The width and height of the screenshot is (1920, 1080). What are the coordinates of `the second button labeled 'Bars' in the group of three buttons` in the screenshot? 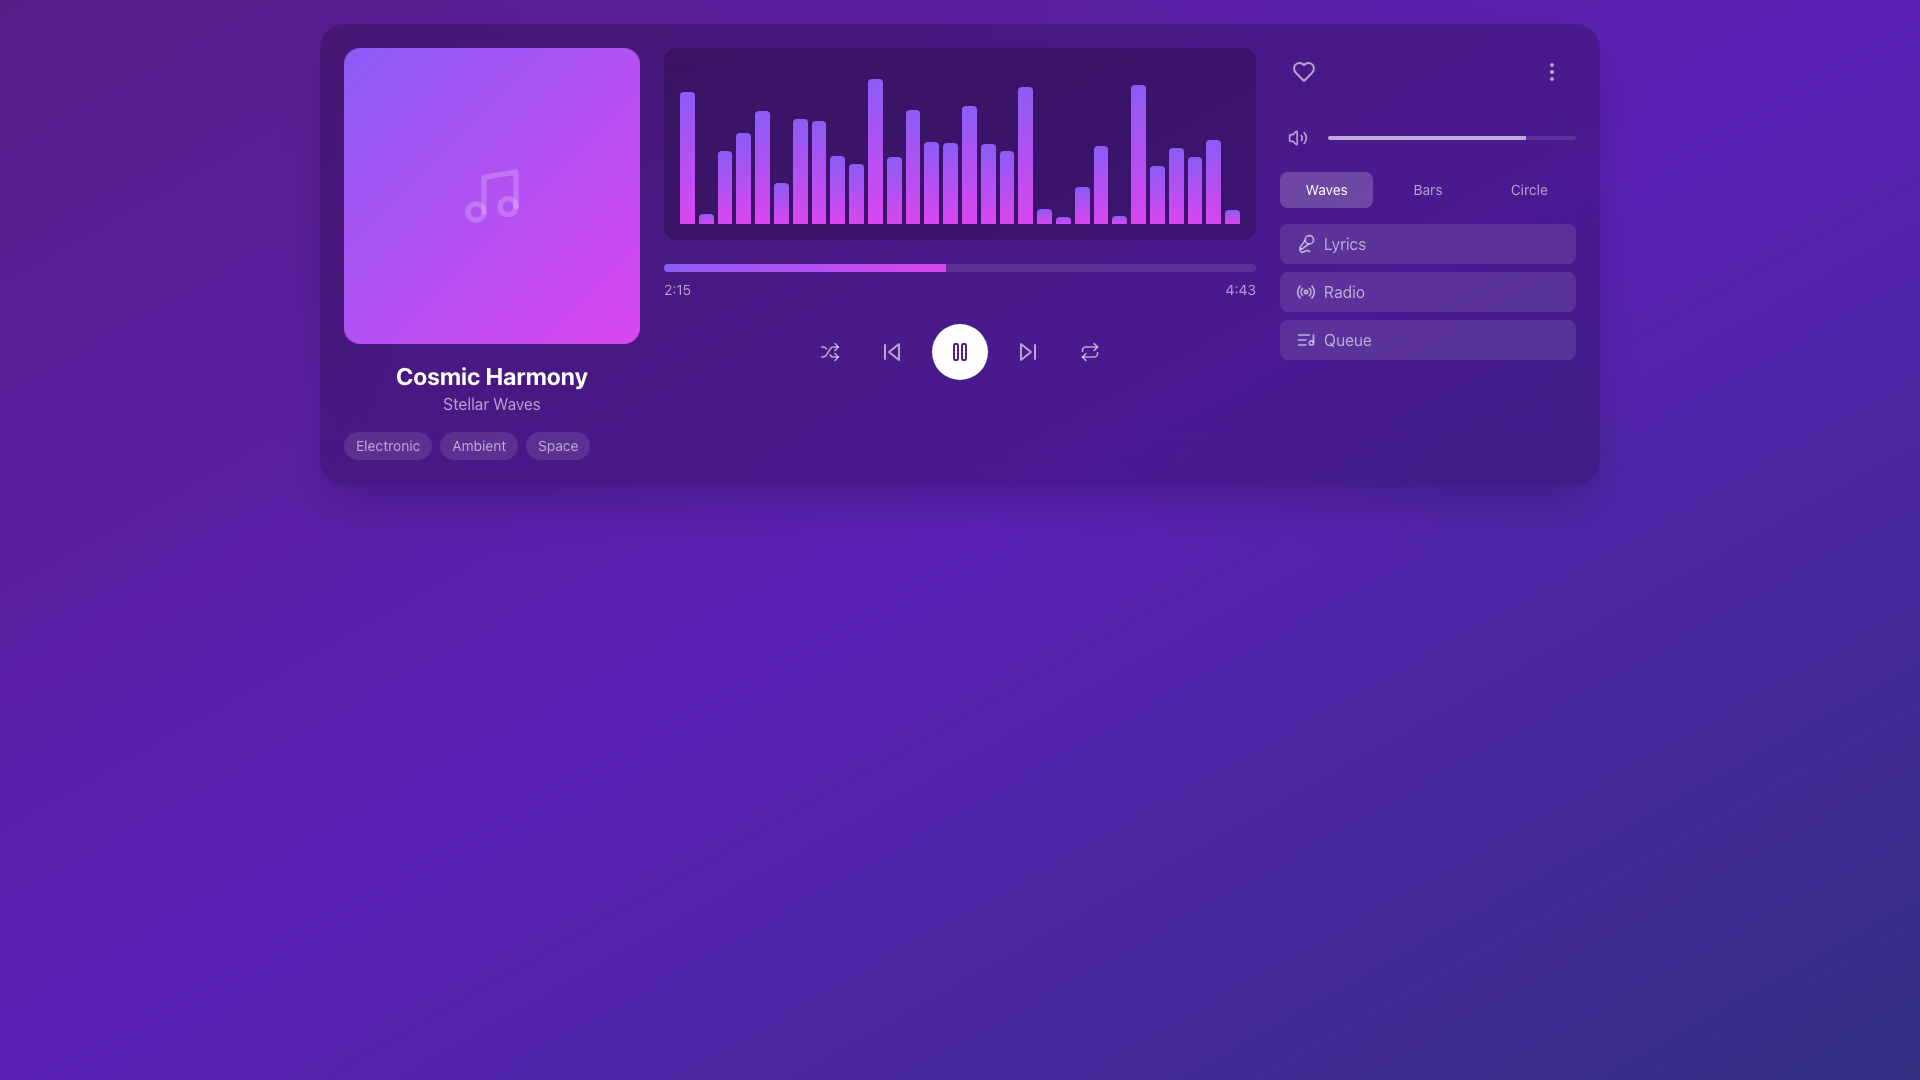 It's located at (1426, 189).